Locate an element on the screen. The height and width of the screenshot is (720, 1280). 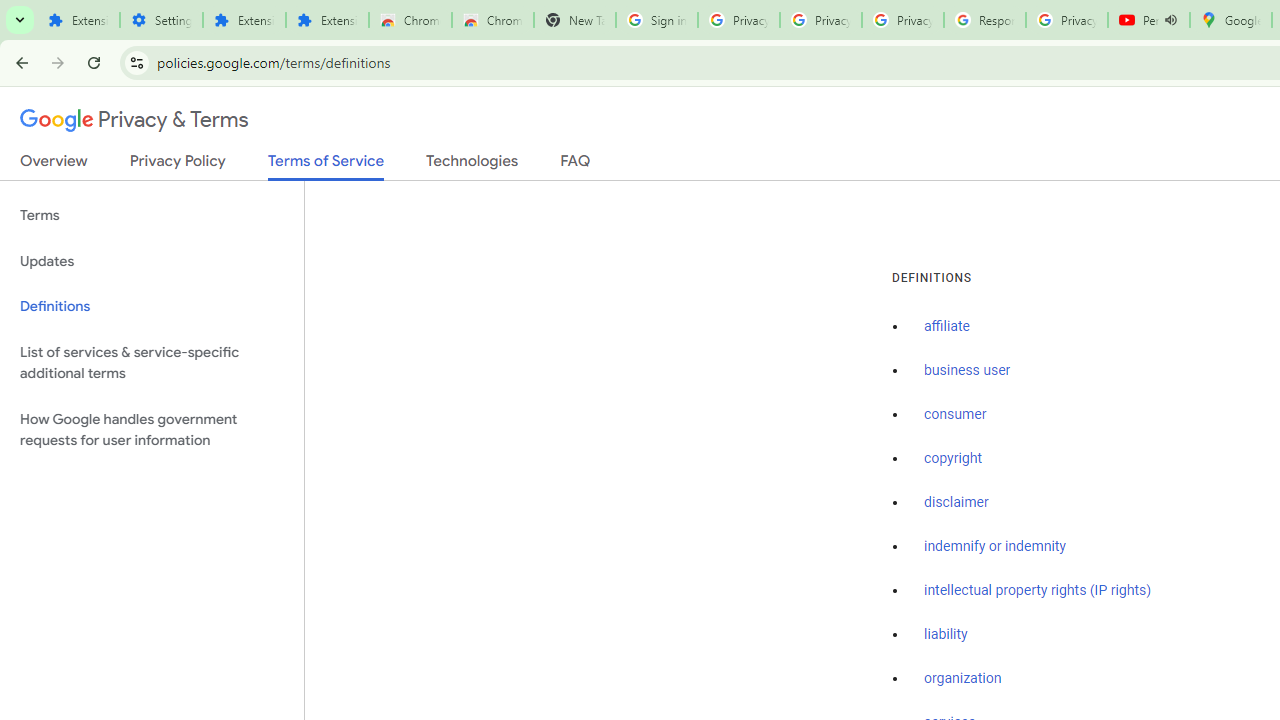
'copyright' is located at coordinates (951, 458).